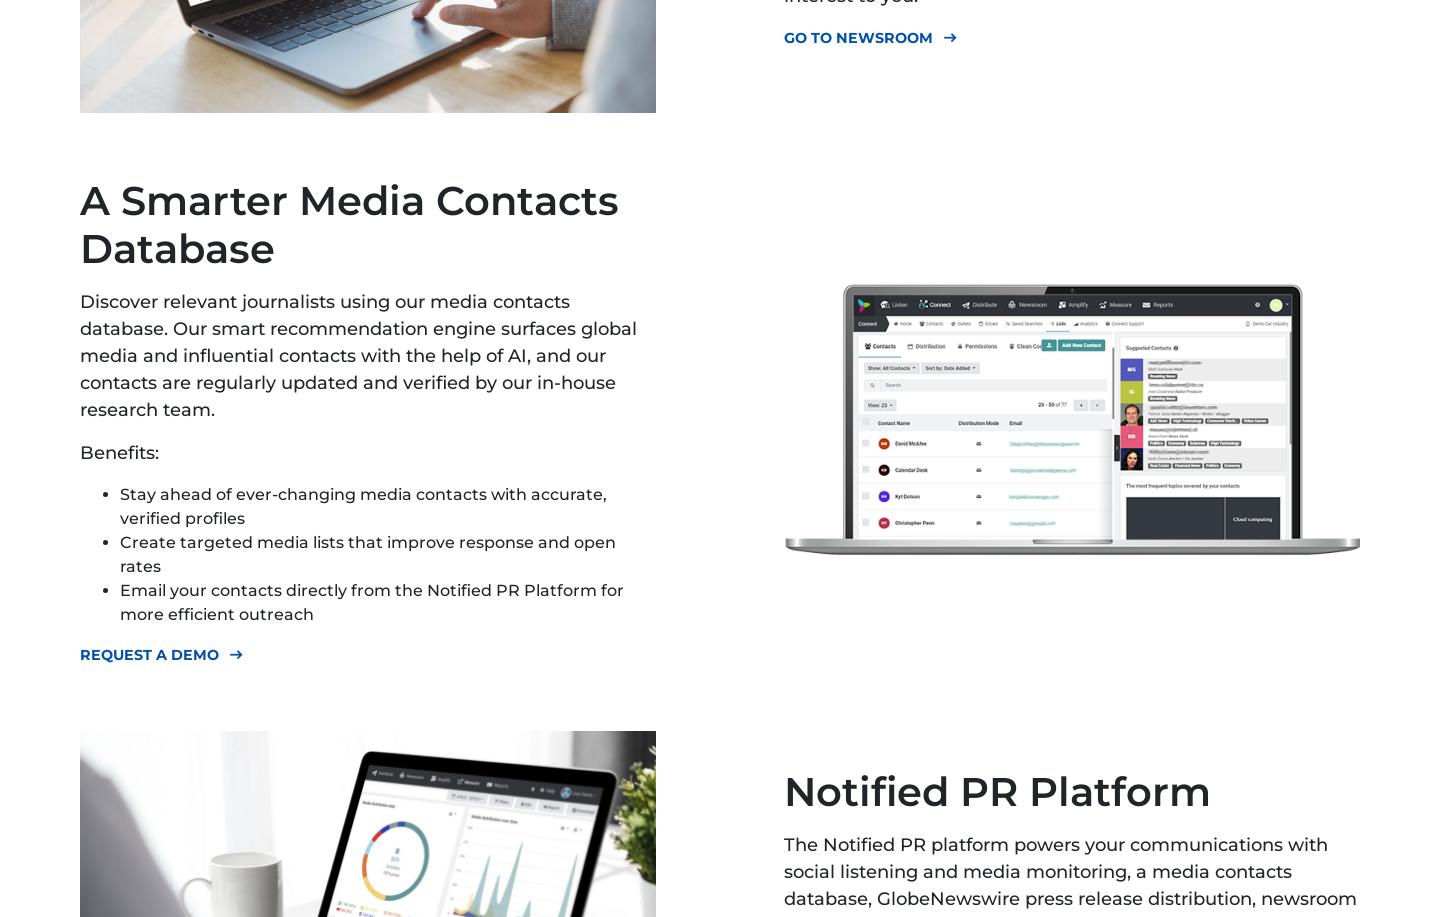  Describe the element at coordinates (996, 791) in the screenshot. I see `'Notified PR Platform'` at that location.